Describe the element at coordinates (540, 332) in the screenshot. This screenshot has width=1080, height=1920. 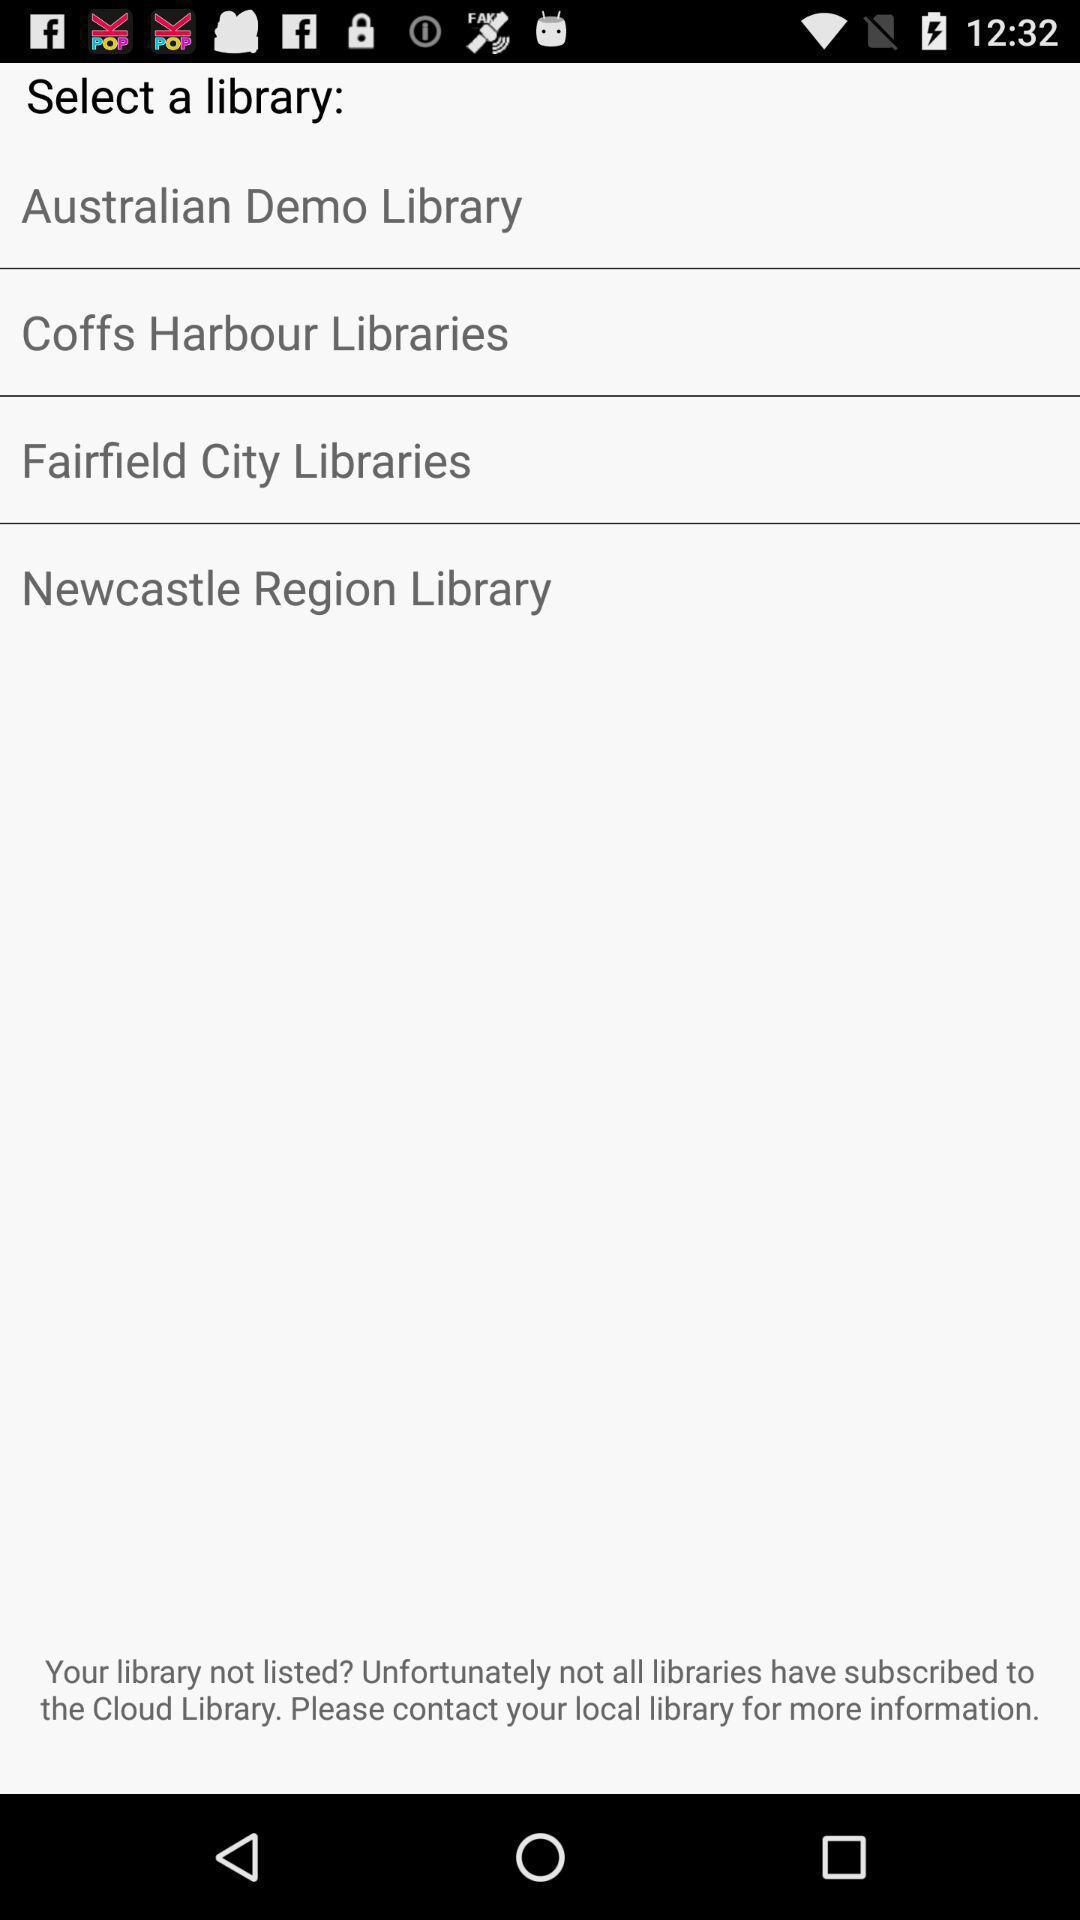
I see `the item below australian demo library icon` at that location.